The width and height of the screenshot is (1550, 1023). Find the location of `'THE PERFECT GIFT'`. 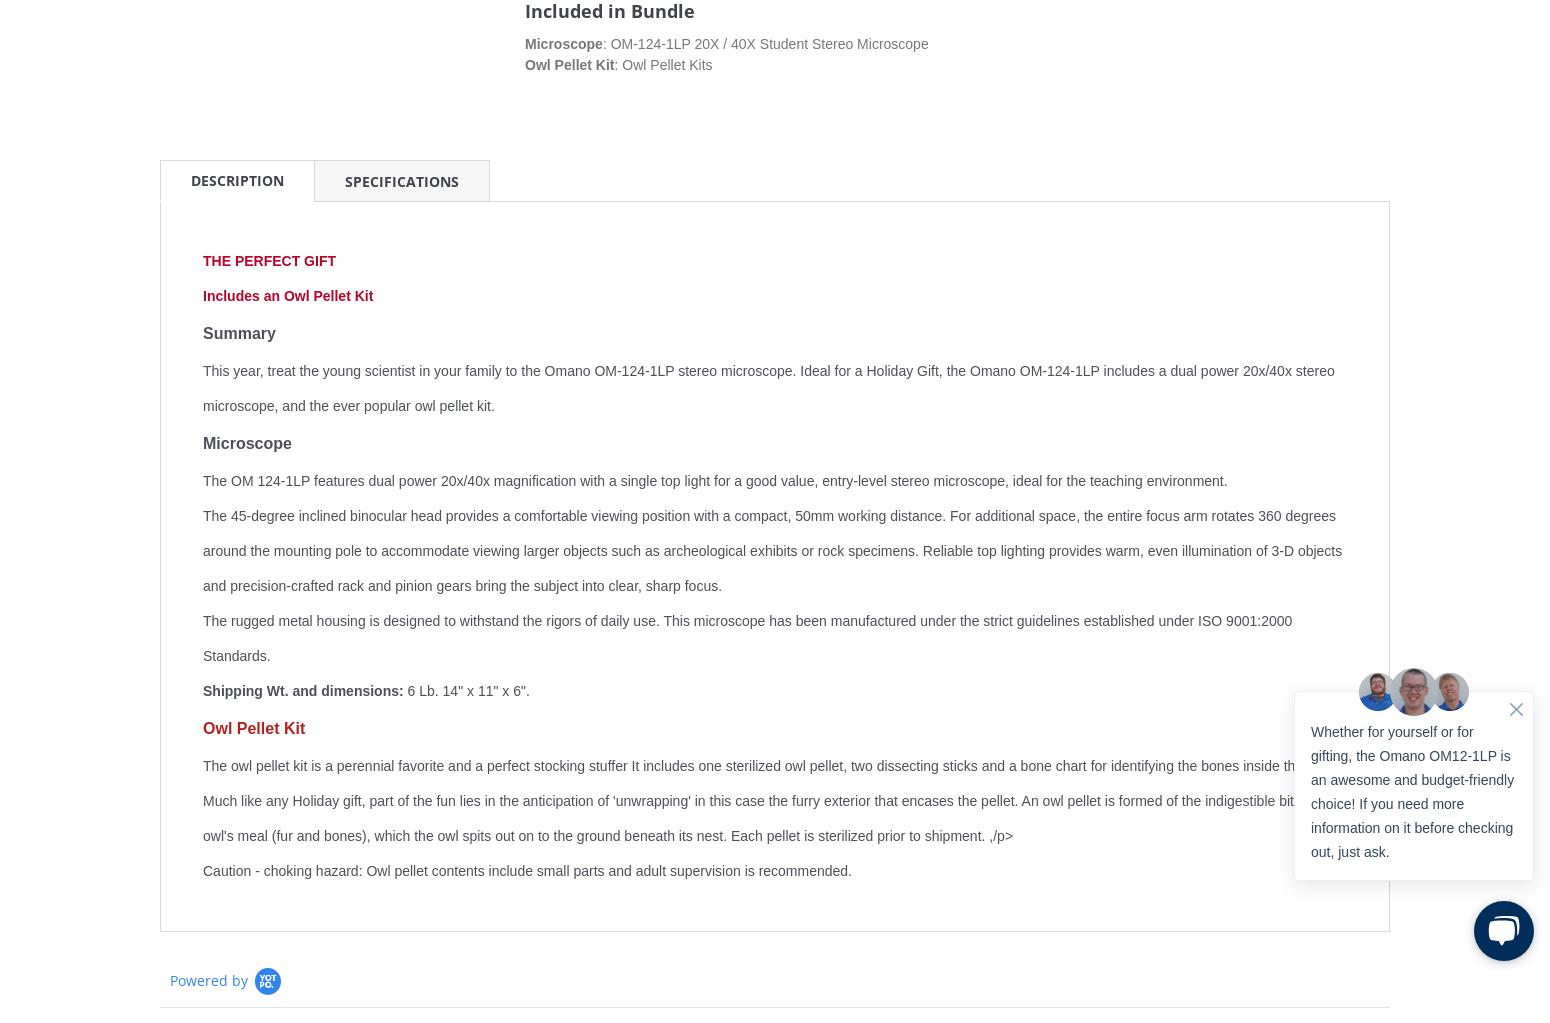

'THE PERFECT GIFT' is located at coordinates (269, 260).